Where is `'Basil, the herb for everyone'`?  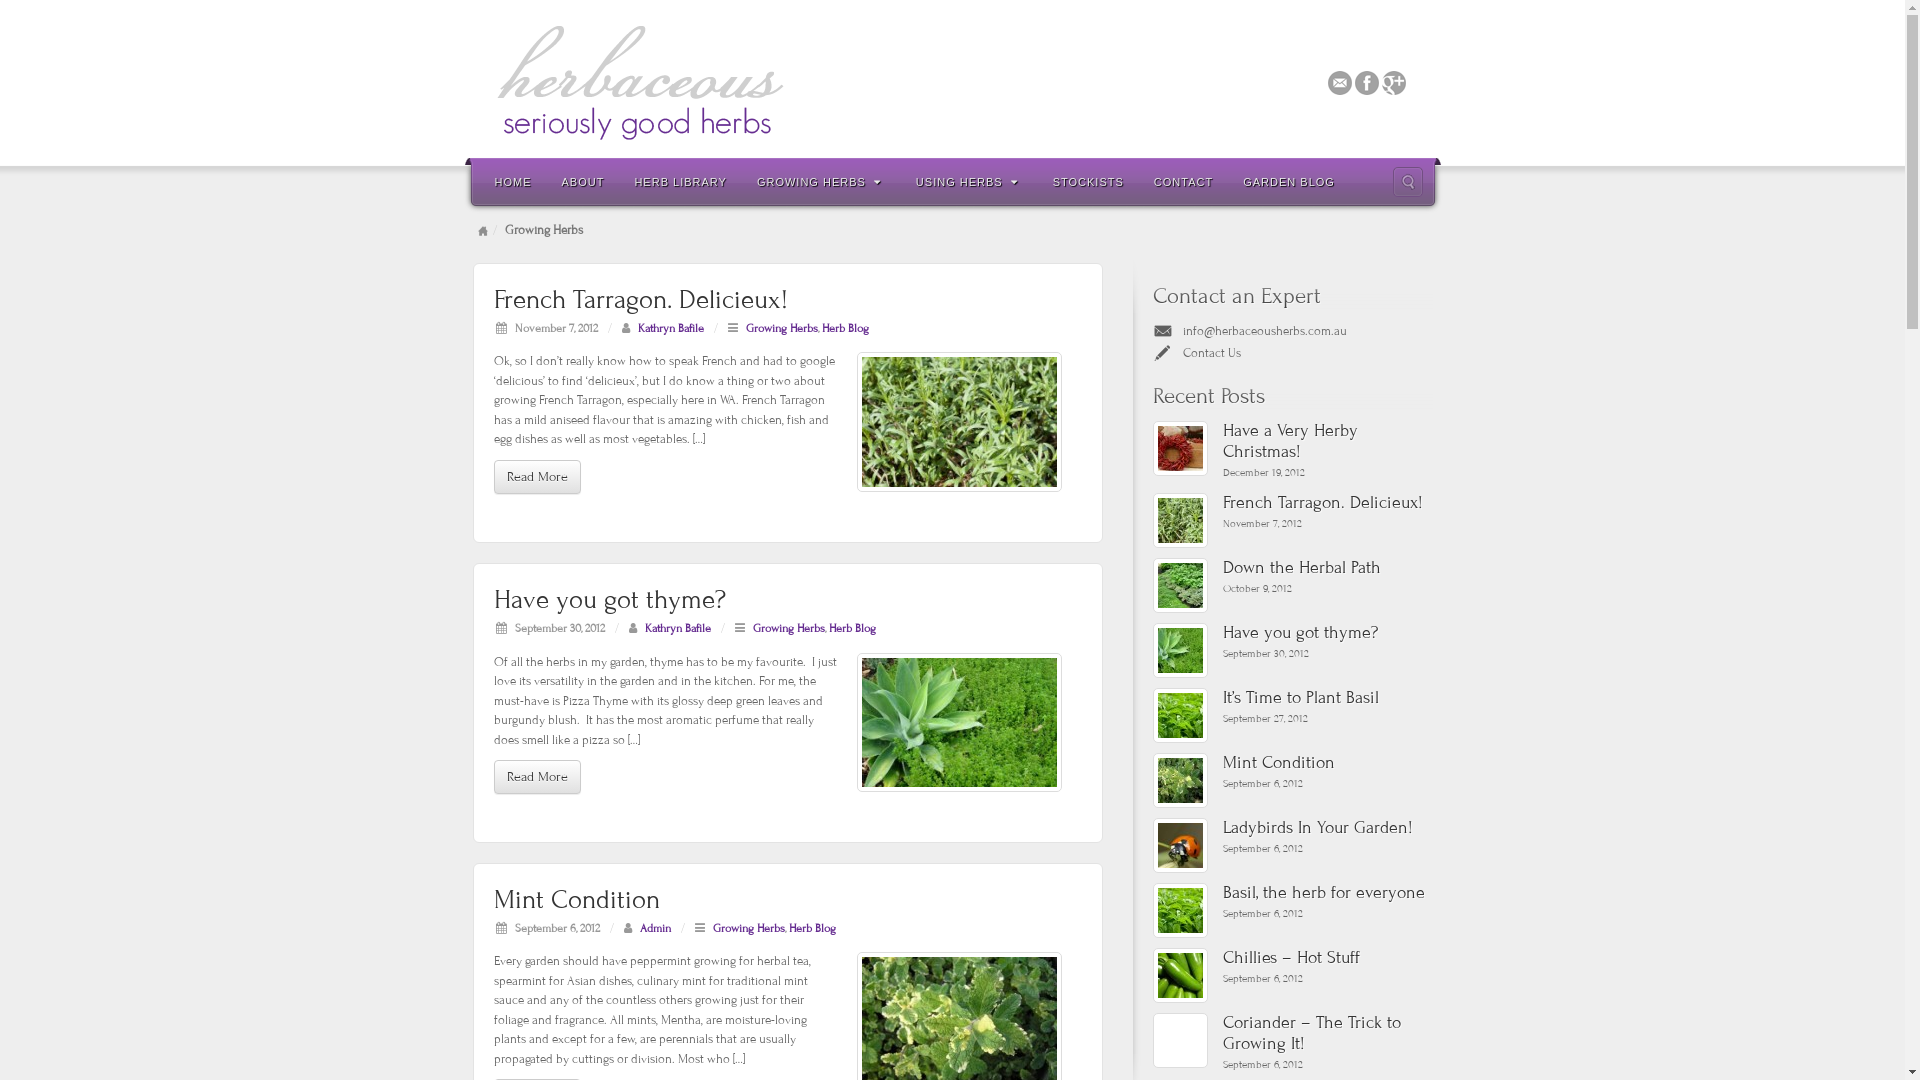
'Basil, the herb for everyone' is located at coordinates (1221, 892).